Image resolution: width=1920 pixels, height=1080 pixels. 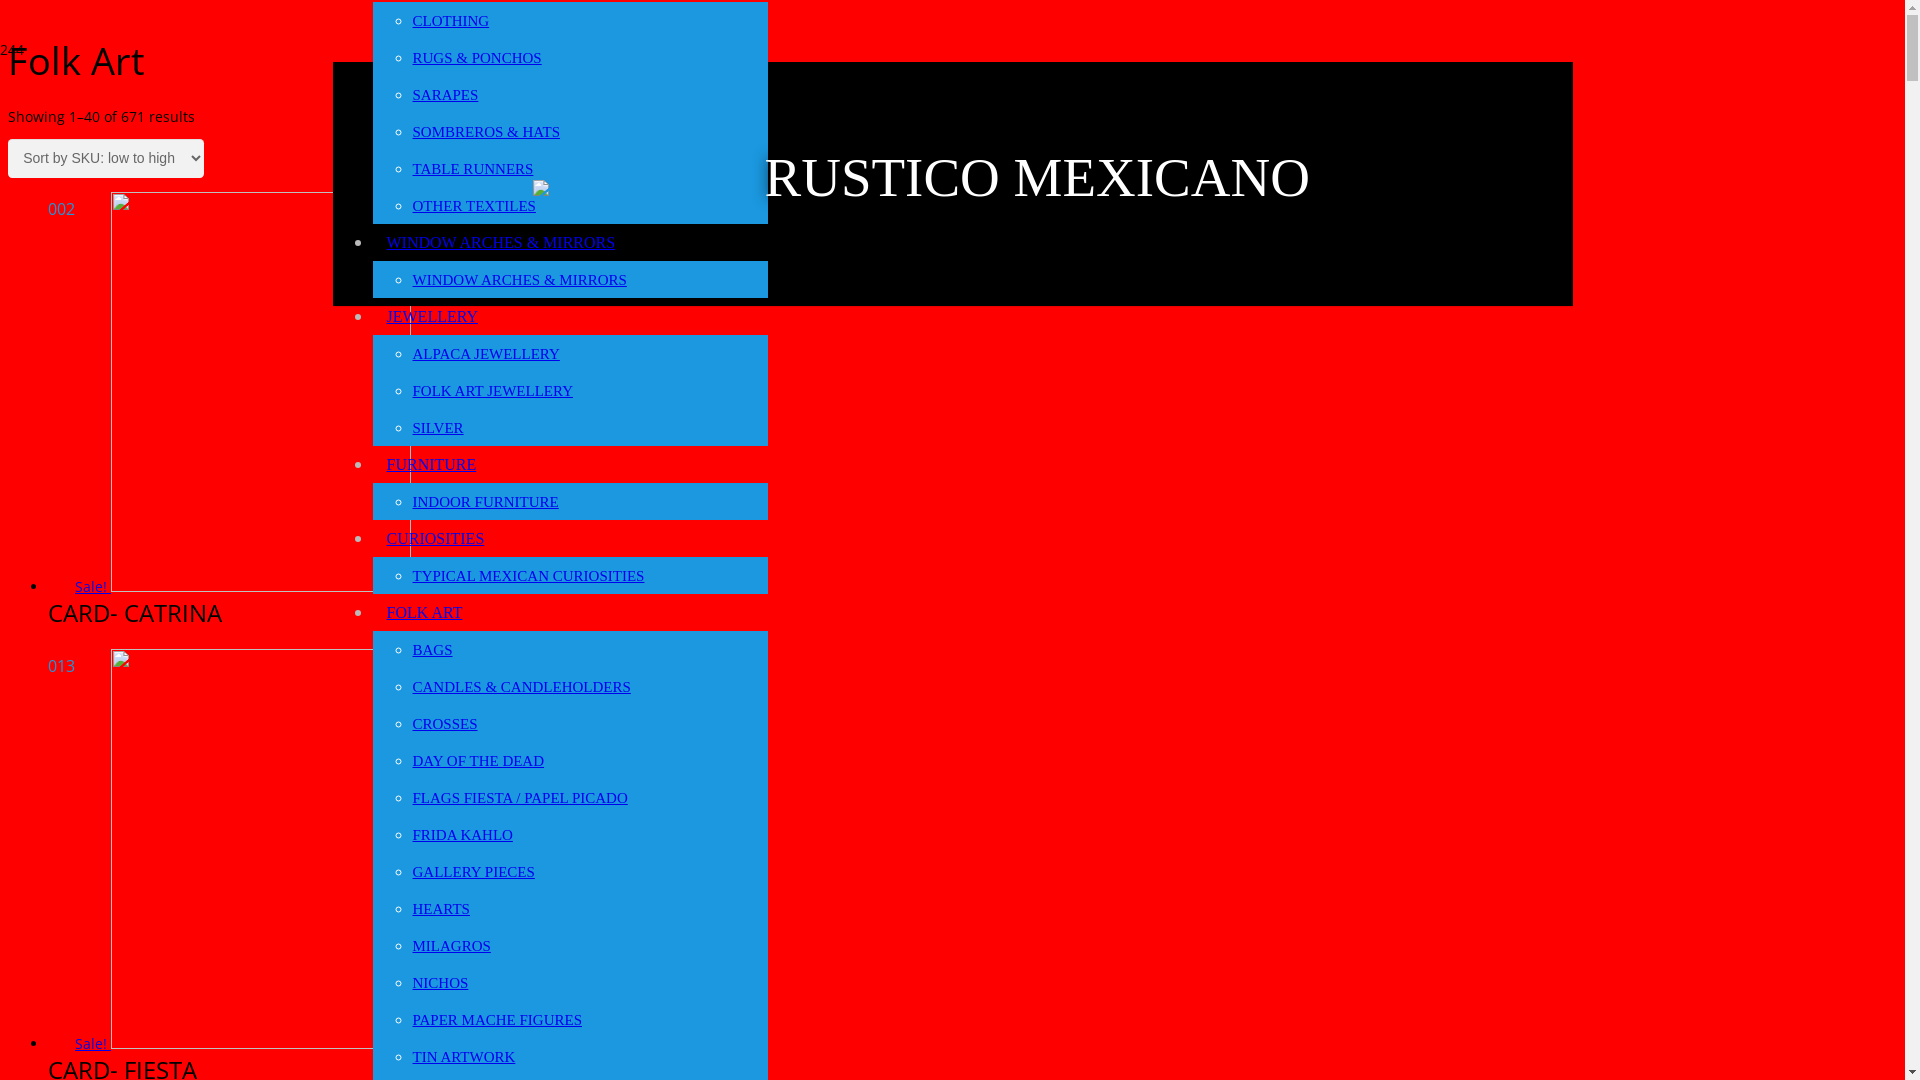 What do you see at coordinates (439, 909) in the screenshot?
I see `'HEARTS'` at bounding box center [439, 909].